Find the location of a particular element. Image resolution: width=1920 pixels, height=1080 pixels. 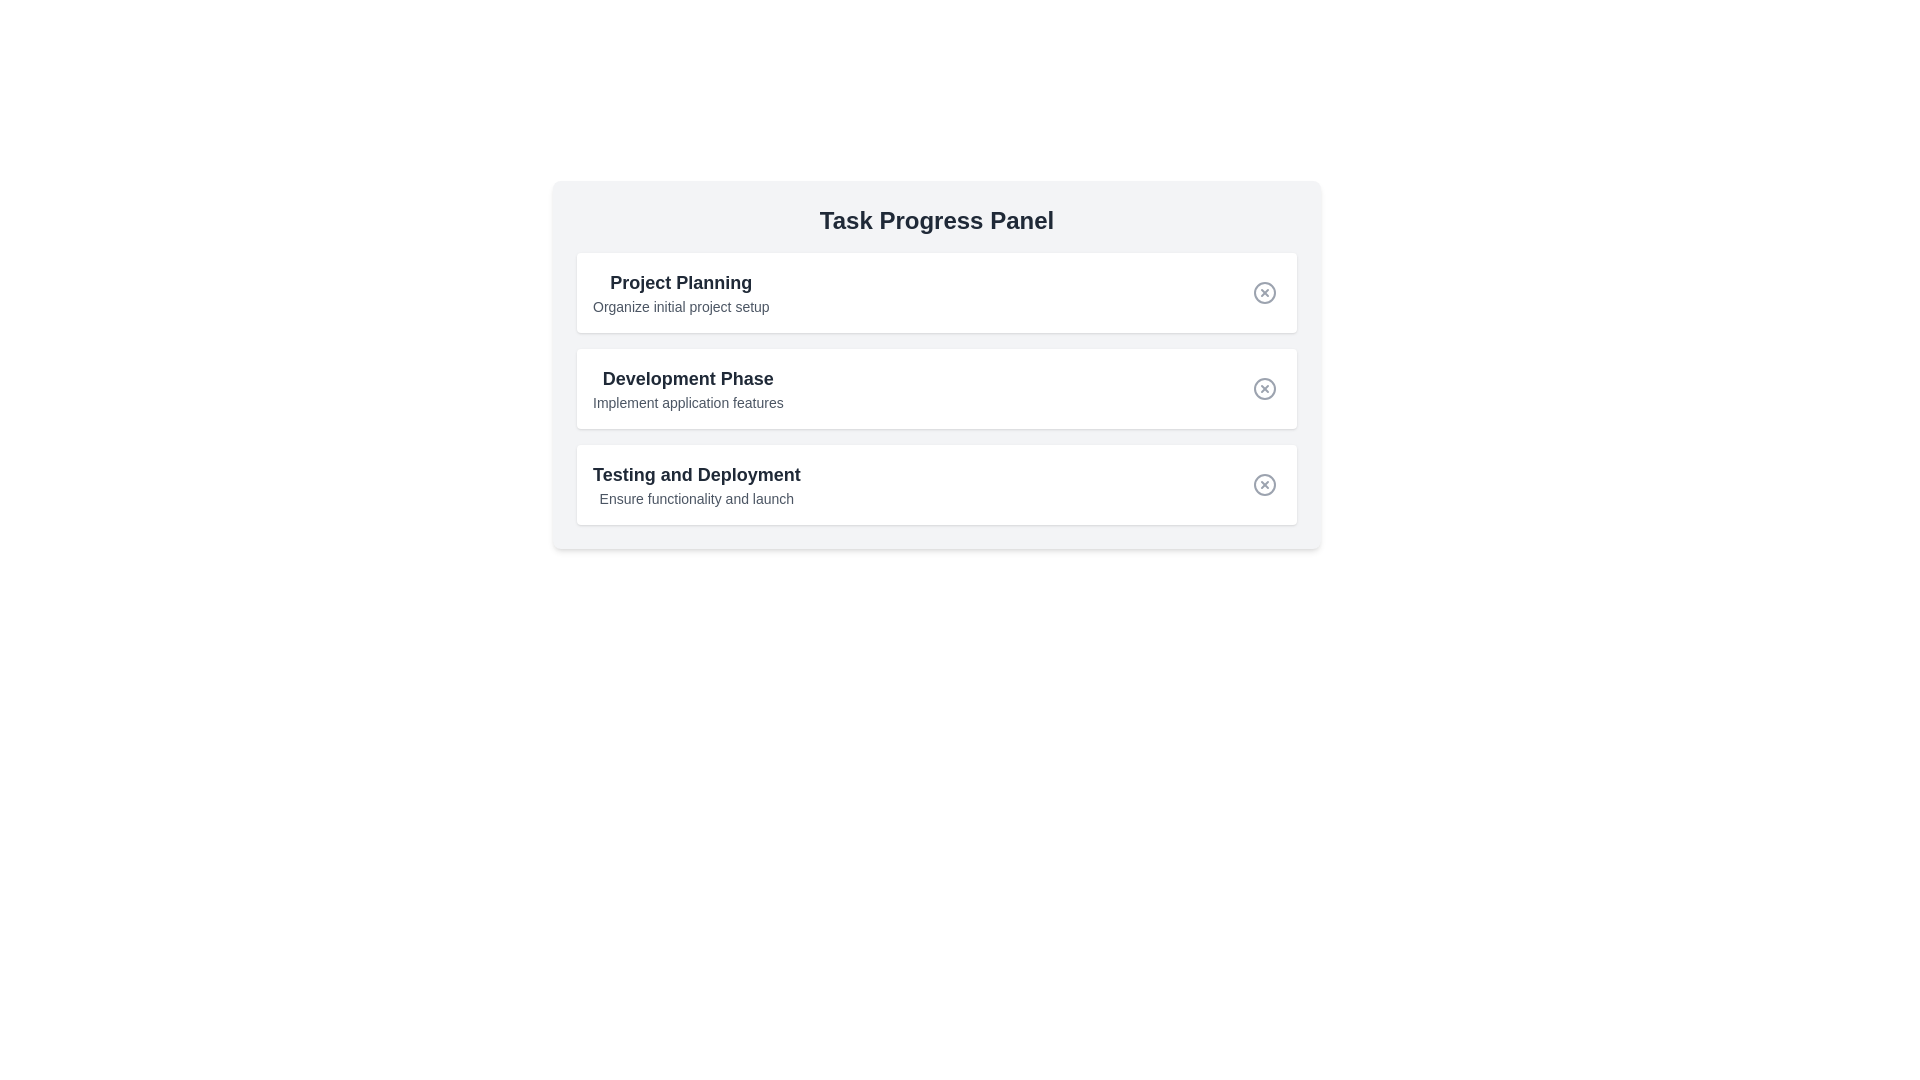

the text block titled 'Development Phase' that contains the description 'Implement application features.' is located at coordinates (688, 389).